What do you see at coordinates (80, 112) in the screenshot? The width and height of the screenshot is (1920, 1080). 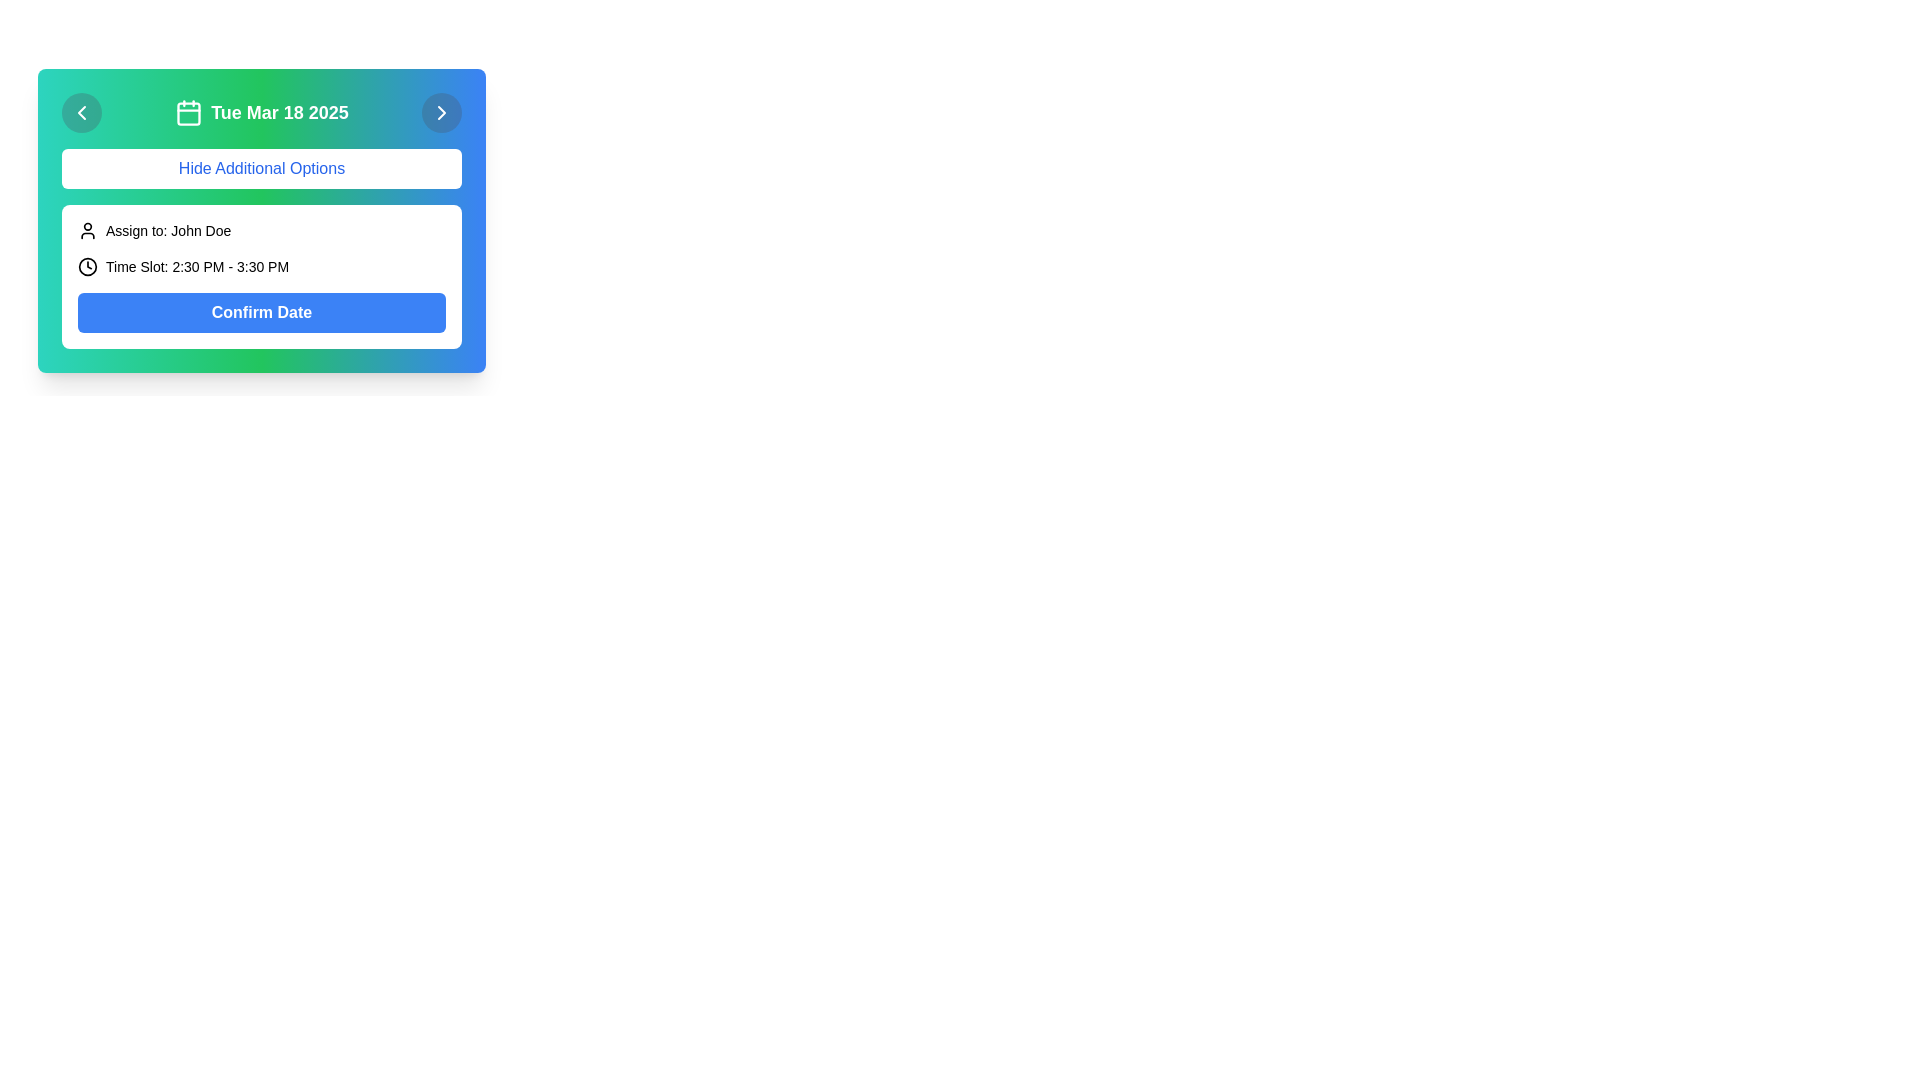 I see `the left-pointing chevron icon with a white stroke within the rounded button on the green gradient background` at bounding box center [80, 112].